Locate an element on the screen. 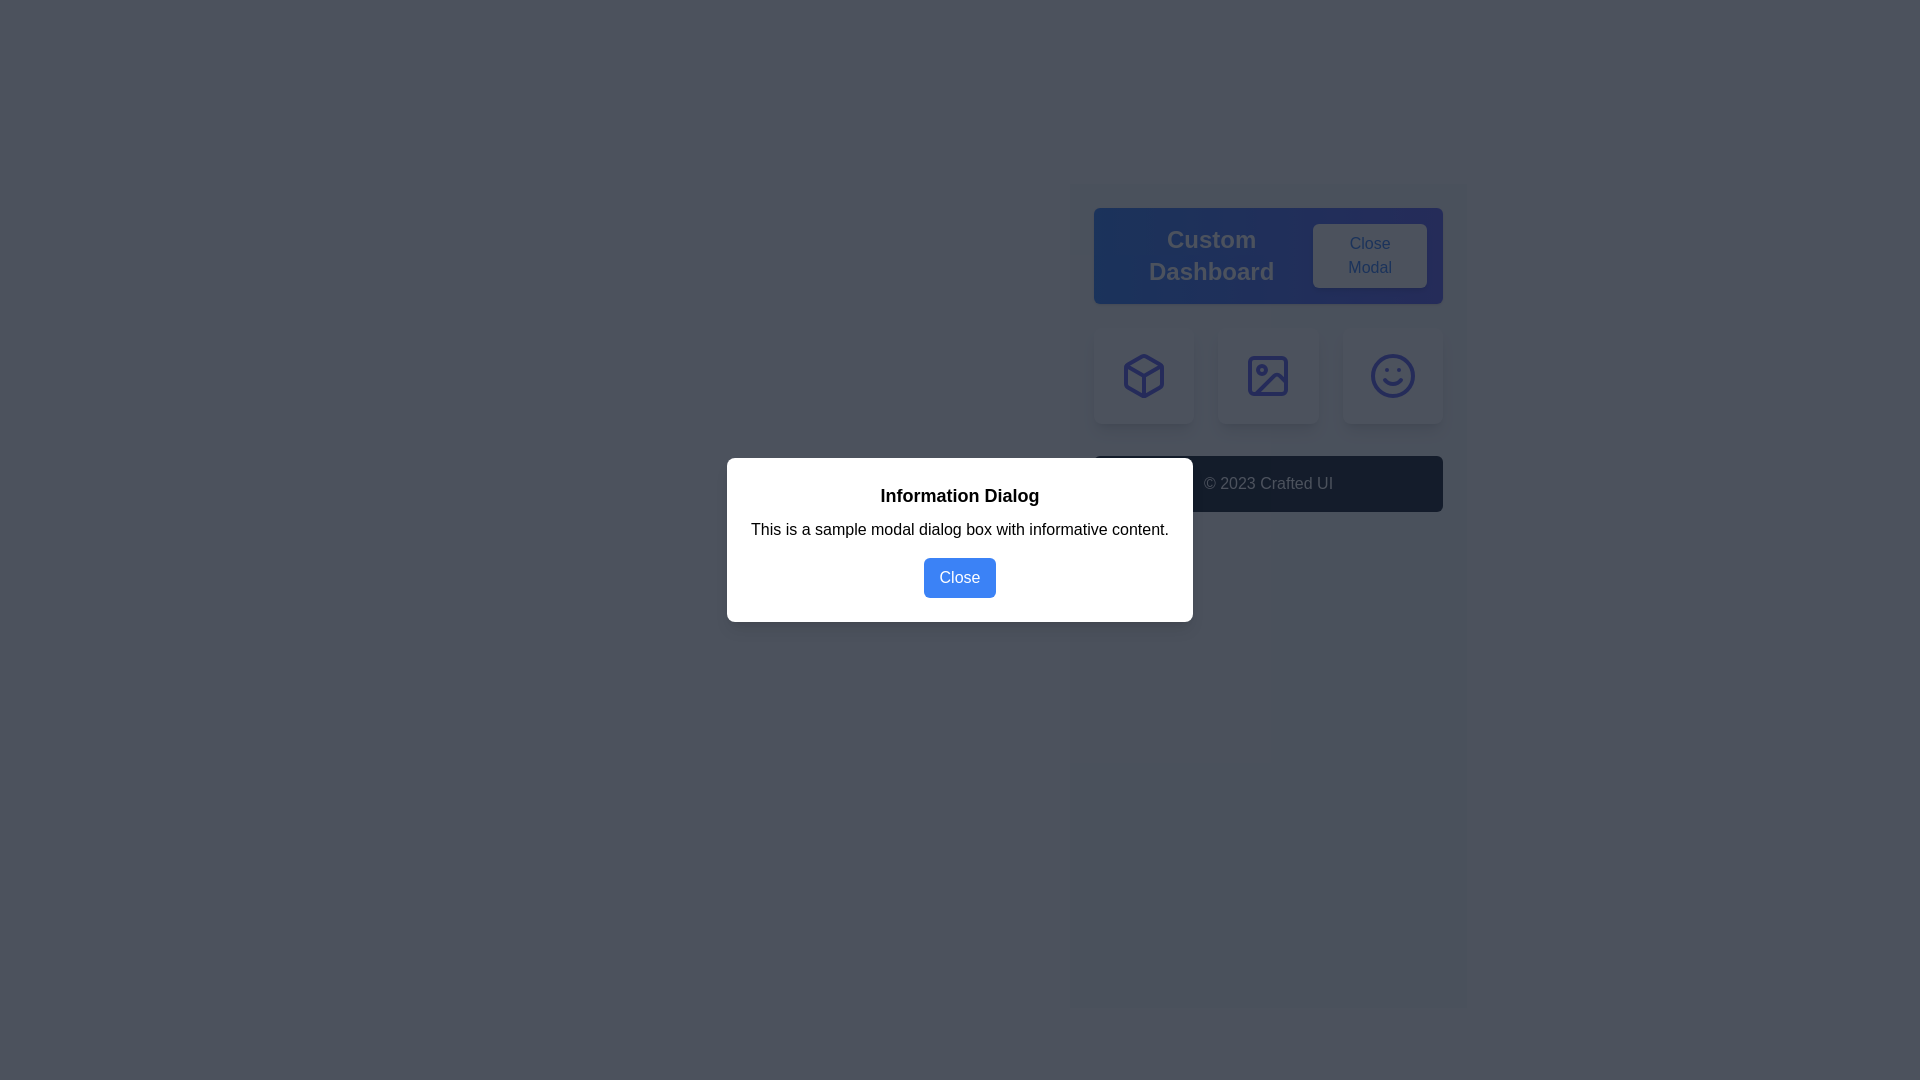 The image size is (1920, 1080). the 'Close Modal' button, which has rounded corners and features the text in blue on a white background is located at coordinates (1369, 254).